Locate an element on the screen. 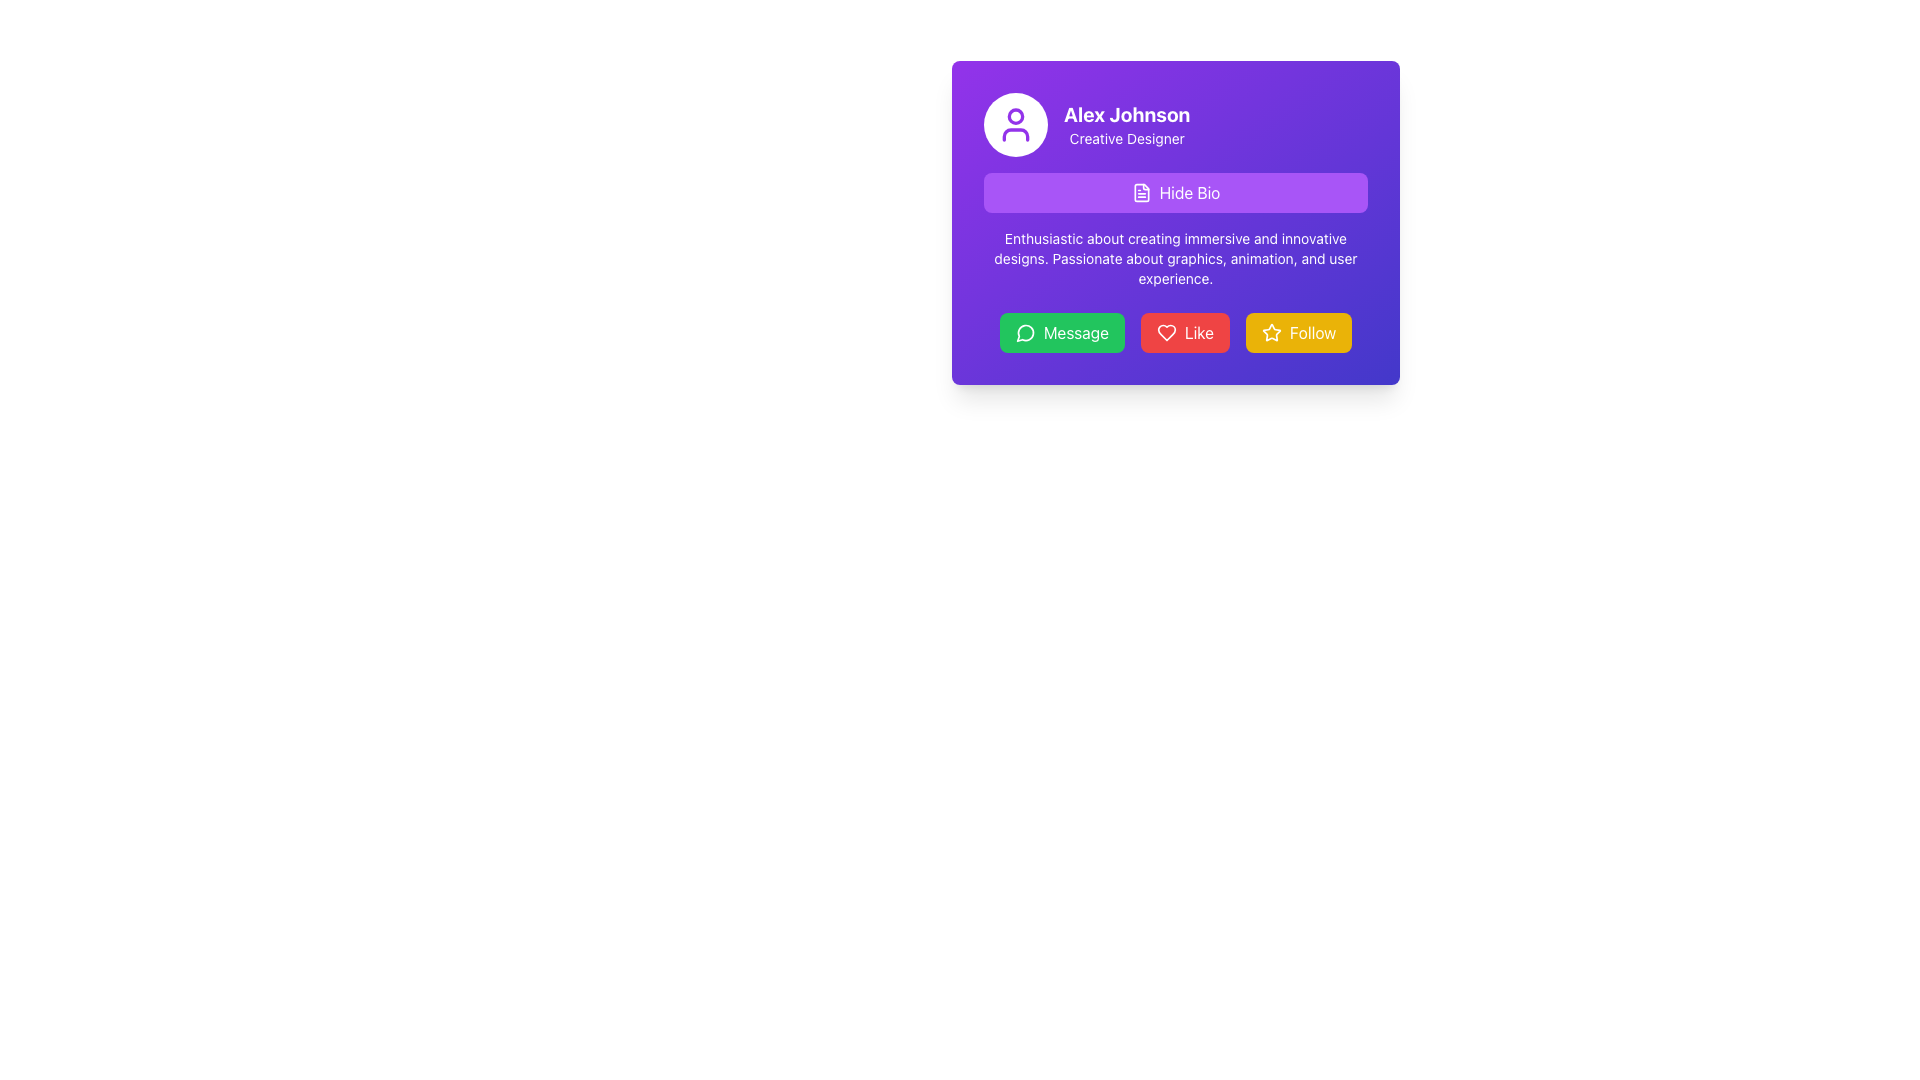  text label 'Message' which is styled in white font and located inside a green rectangular button at the bottom-left corner of the card component is located at coordinates (1075, 331).